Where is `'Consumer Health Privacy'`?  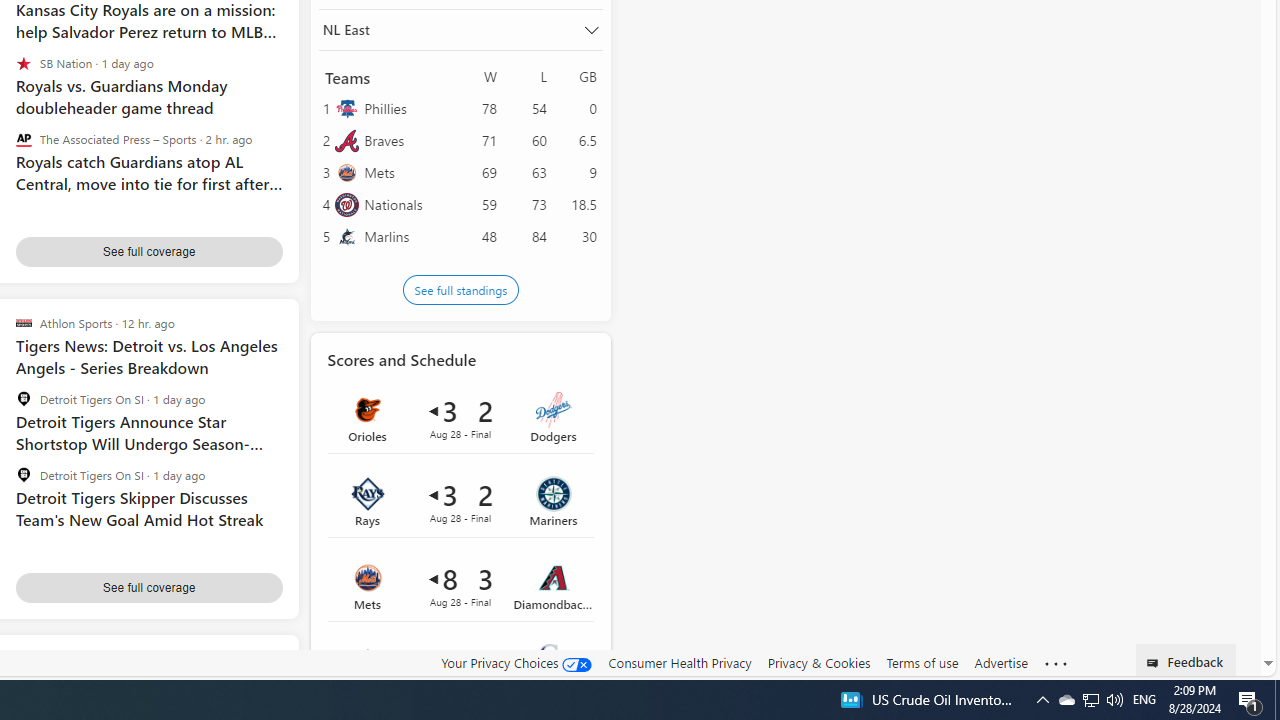 'Consumer Health Privacy' is located at coordinates (680, 663).